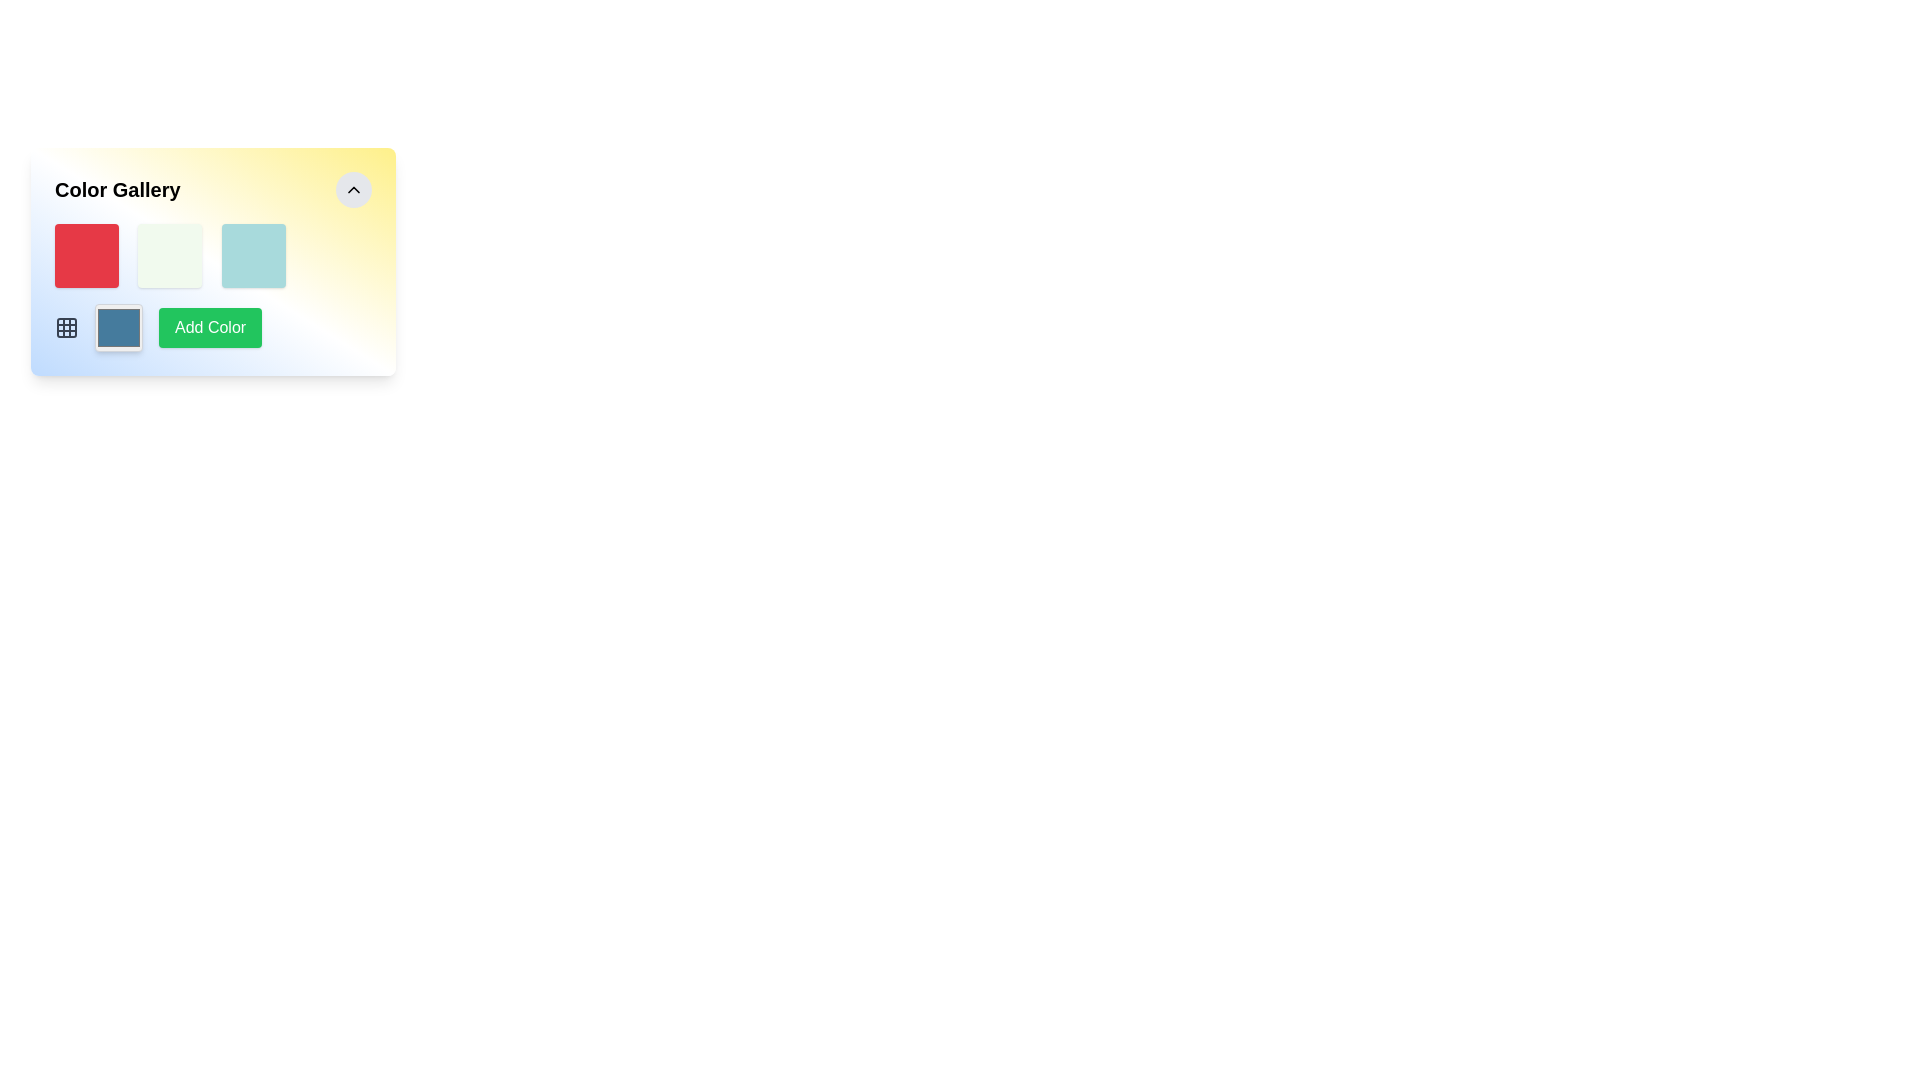 The width and height of the screenshot is (1920, 1080). Describe the element at coordinates (67, 326) in the screenshot. I see `the grid configuration icon located below the 'Add Color' button` at that location.